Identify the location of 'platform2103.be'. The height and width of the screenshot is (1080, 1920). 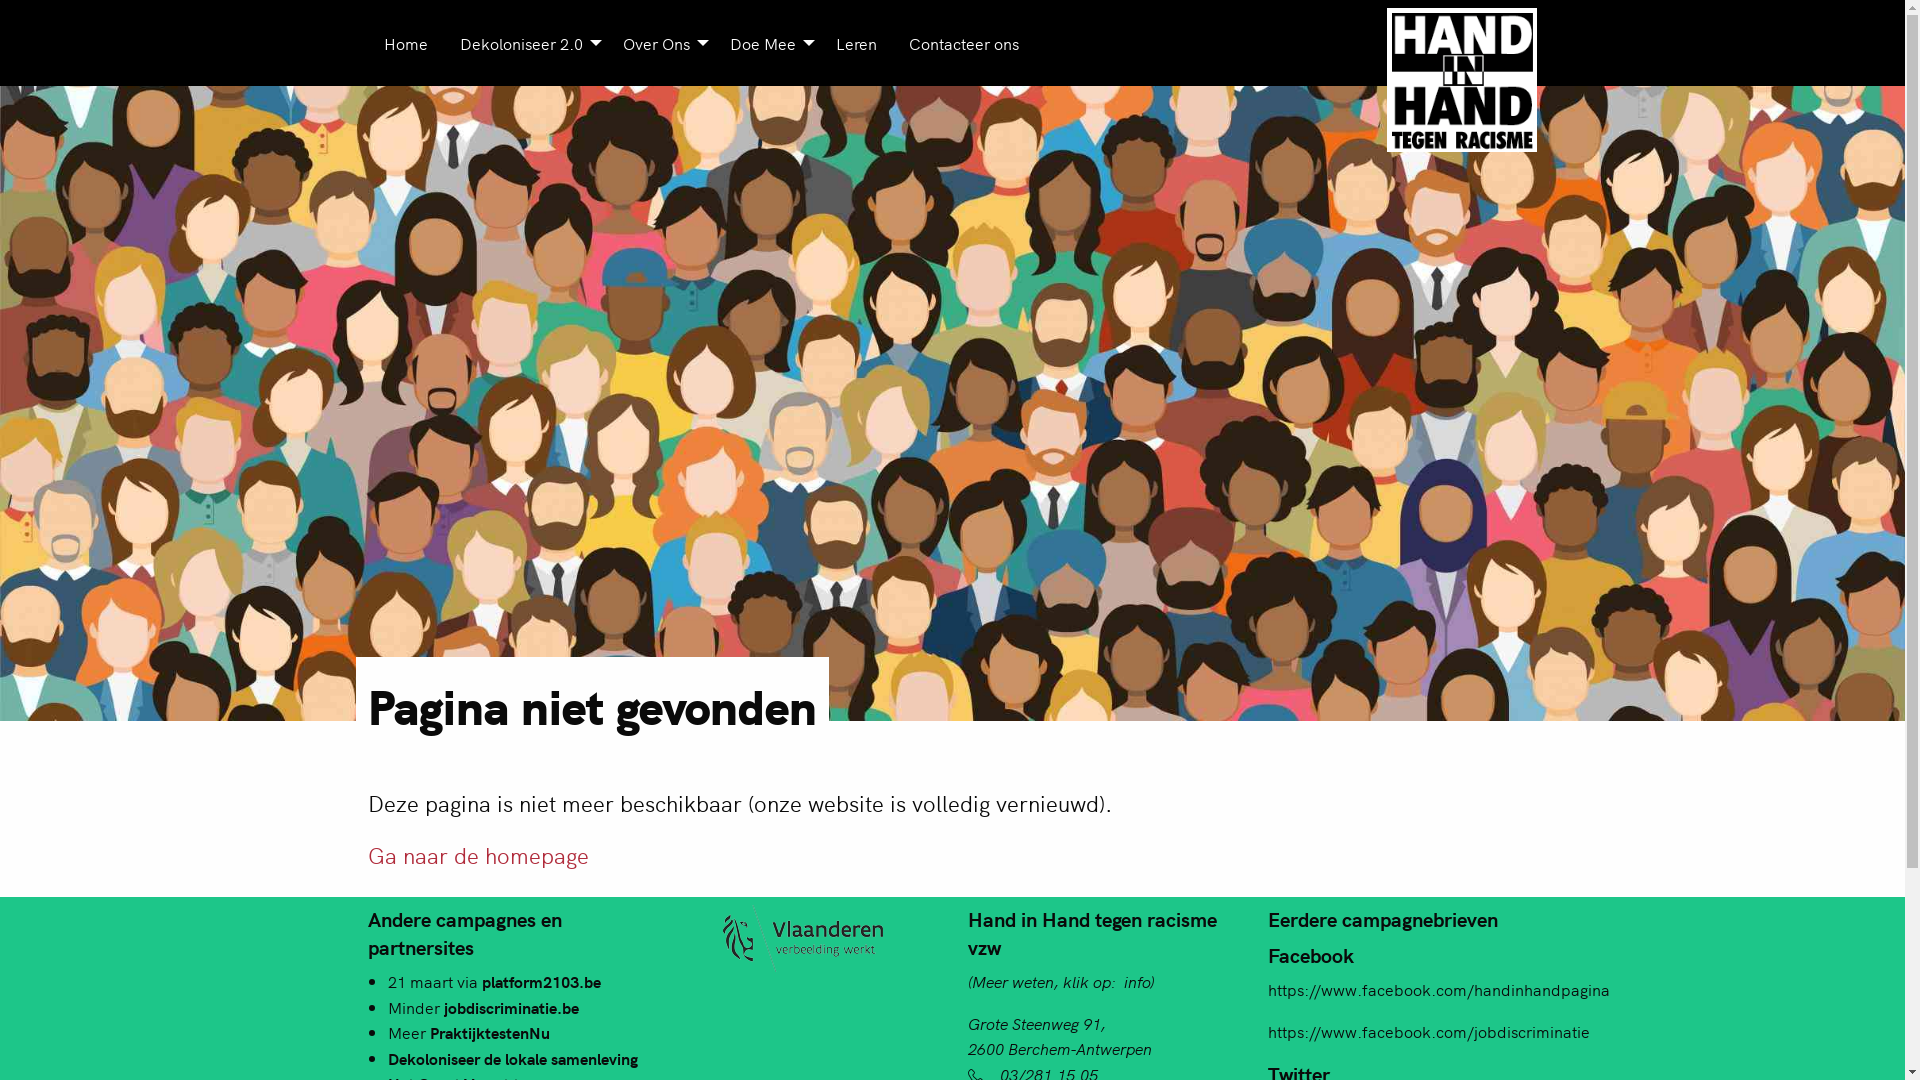
(481, 979).